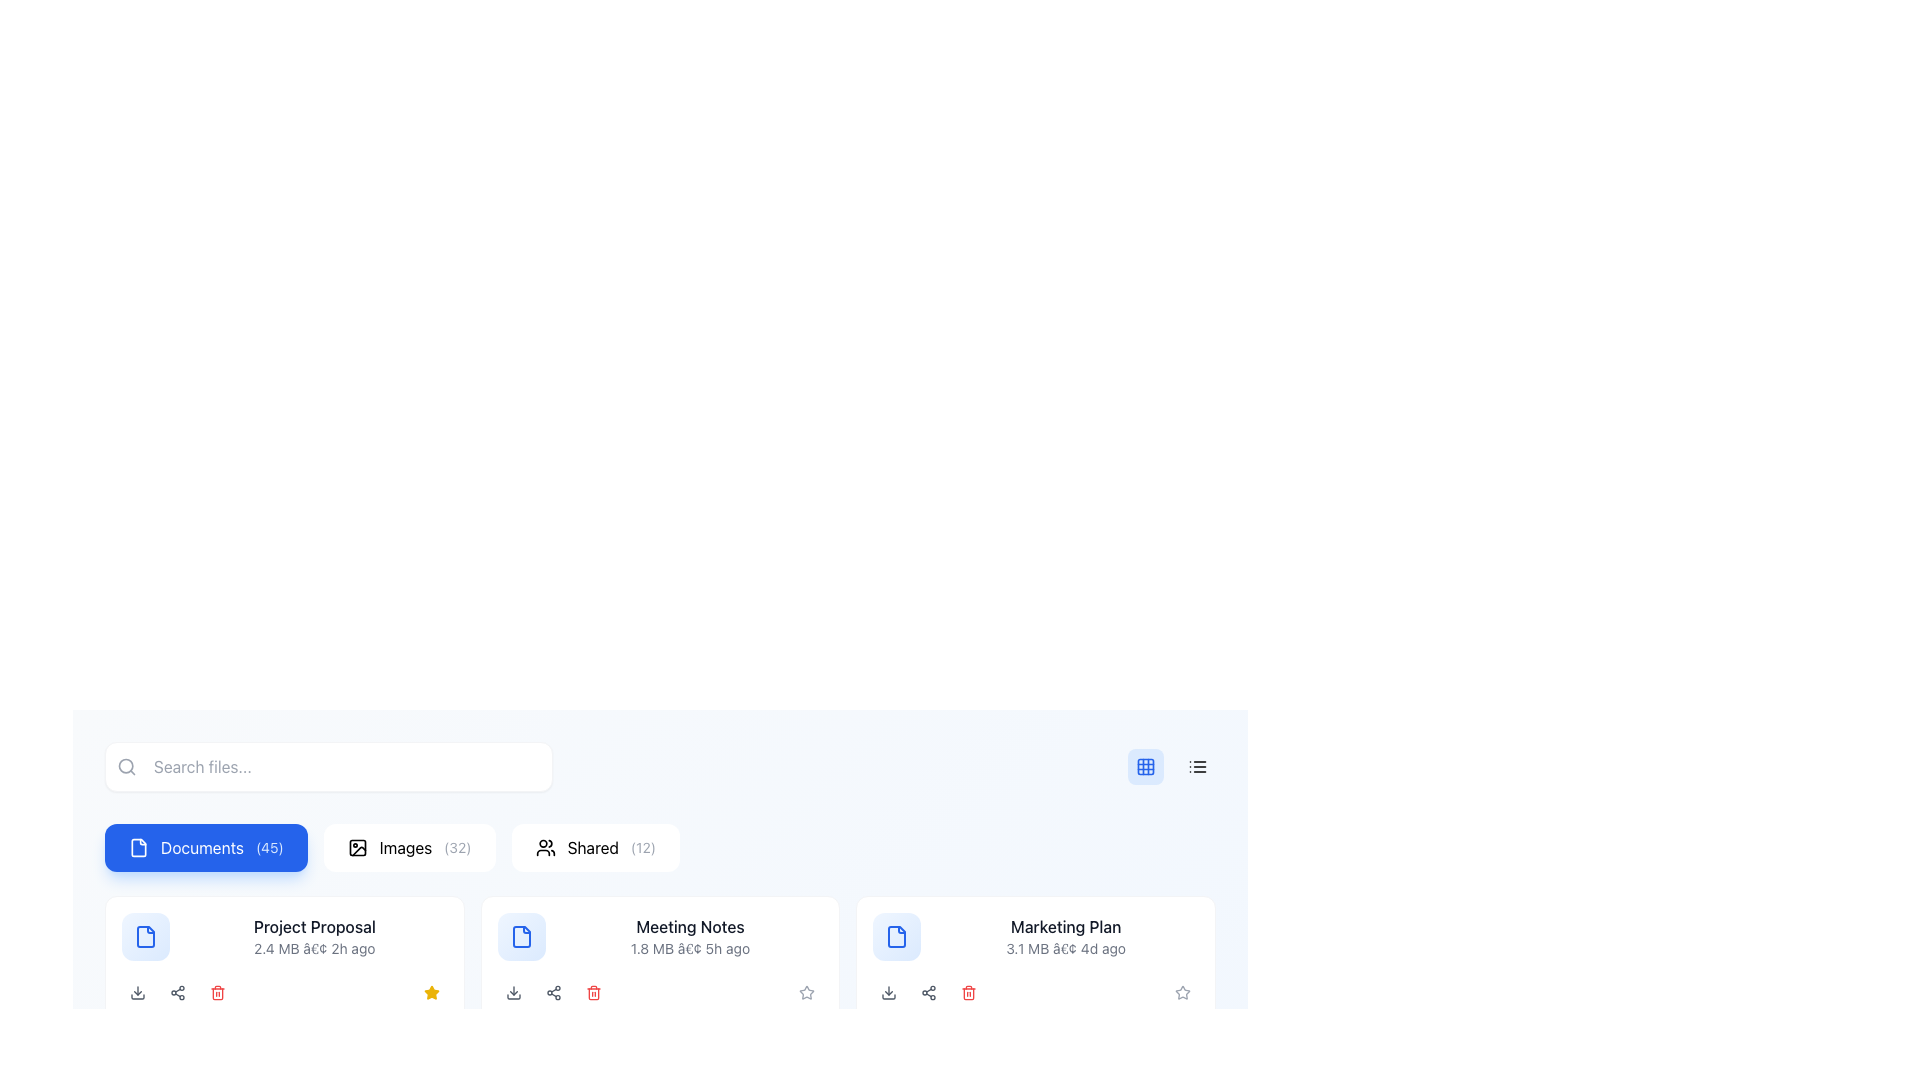 The width and height of the screenshot is (1920, 1080). Describe the element at coordinates (513, 992) in the screenshot. I see `the download icon, which resembles a downward-pointing arrow over a horizontal bar, to initiate the download action` at that location.